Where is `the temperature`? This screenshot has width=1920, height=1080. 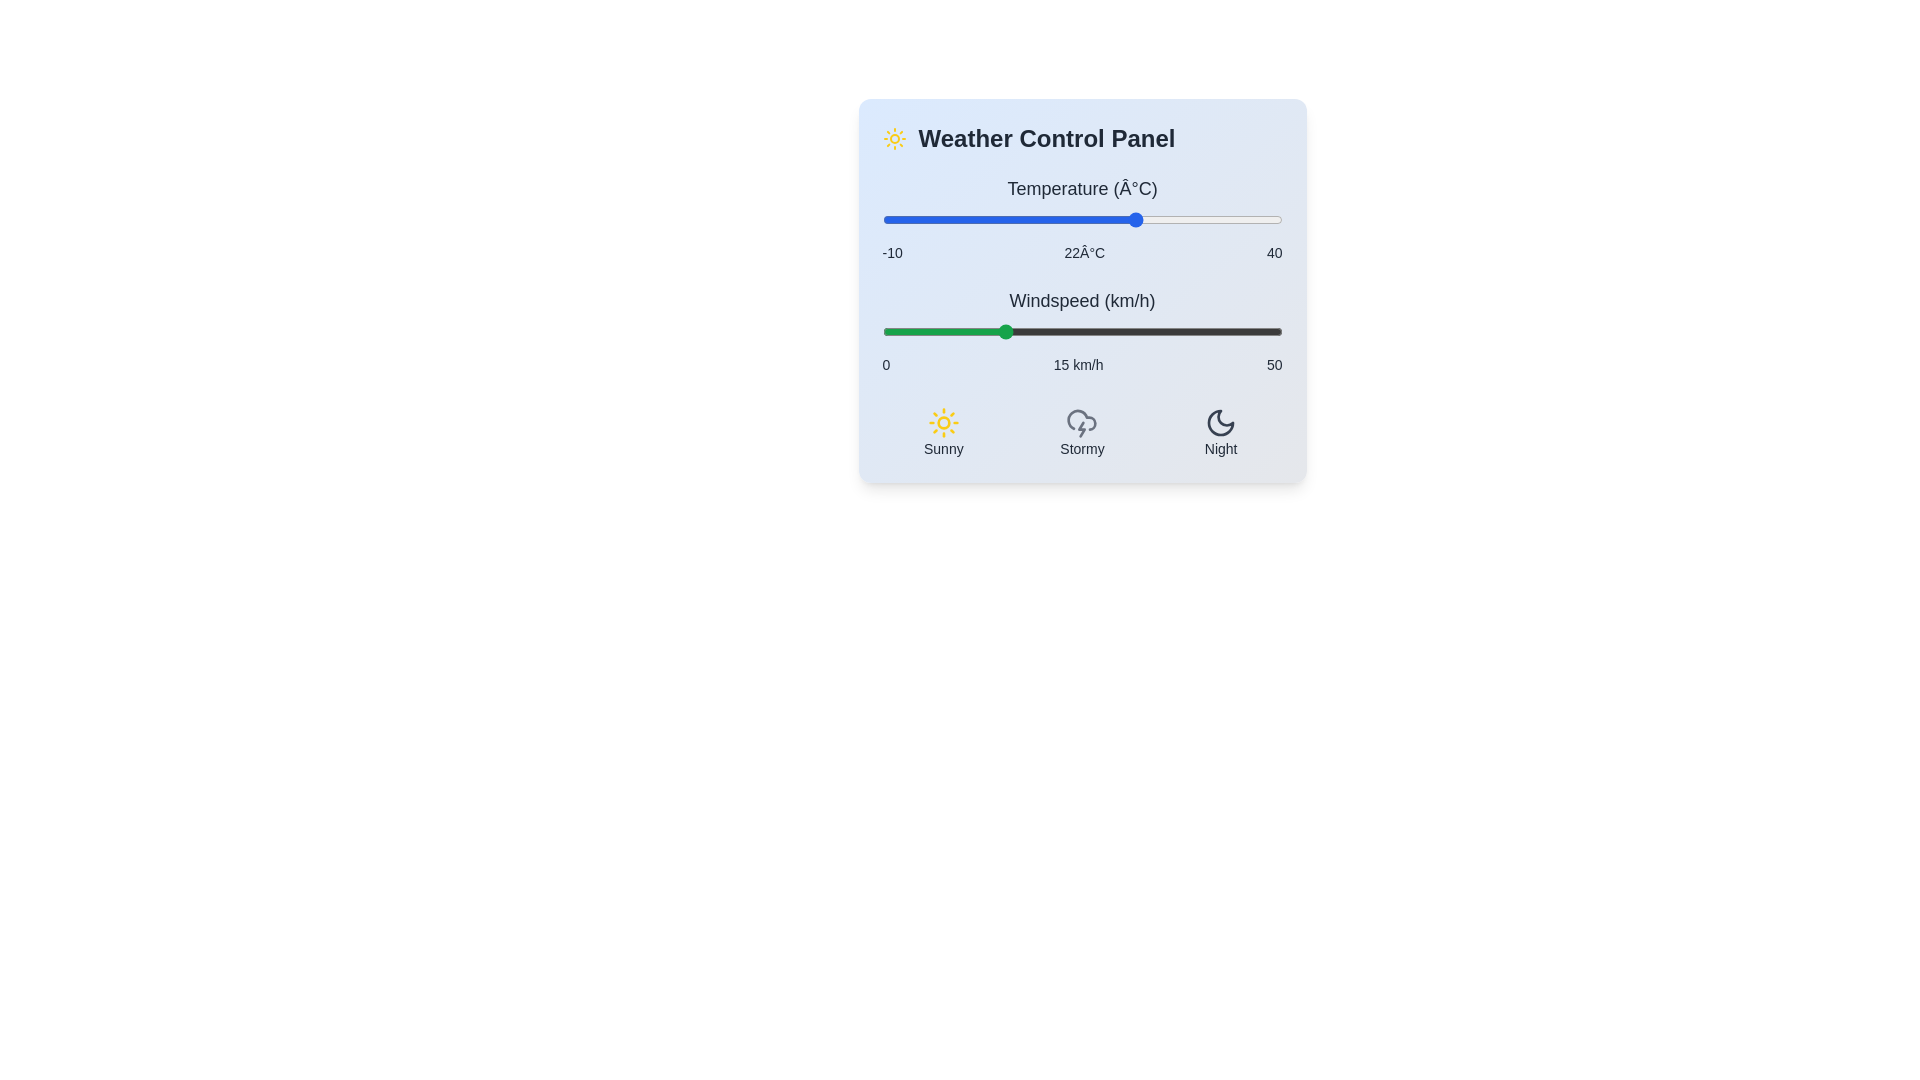 the temperature is located at coordinates (1217, 219).